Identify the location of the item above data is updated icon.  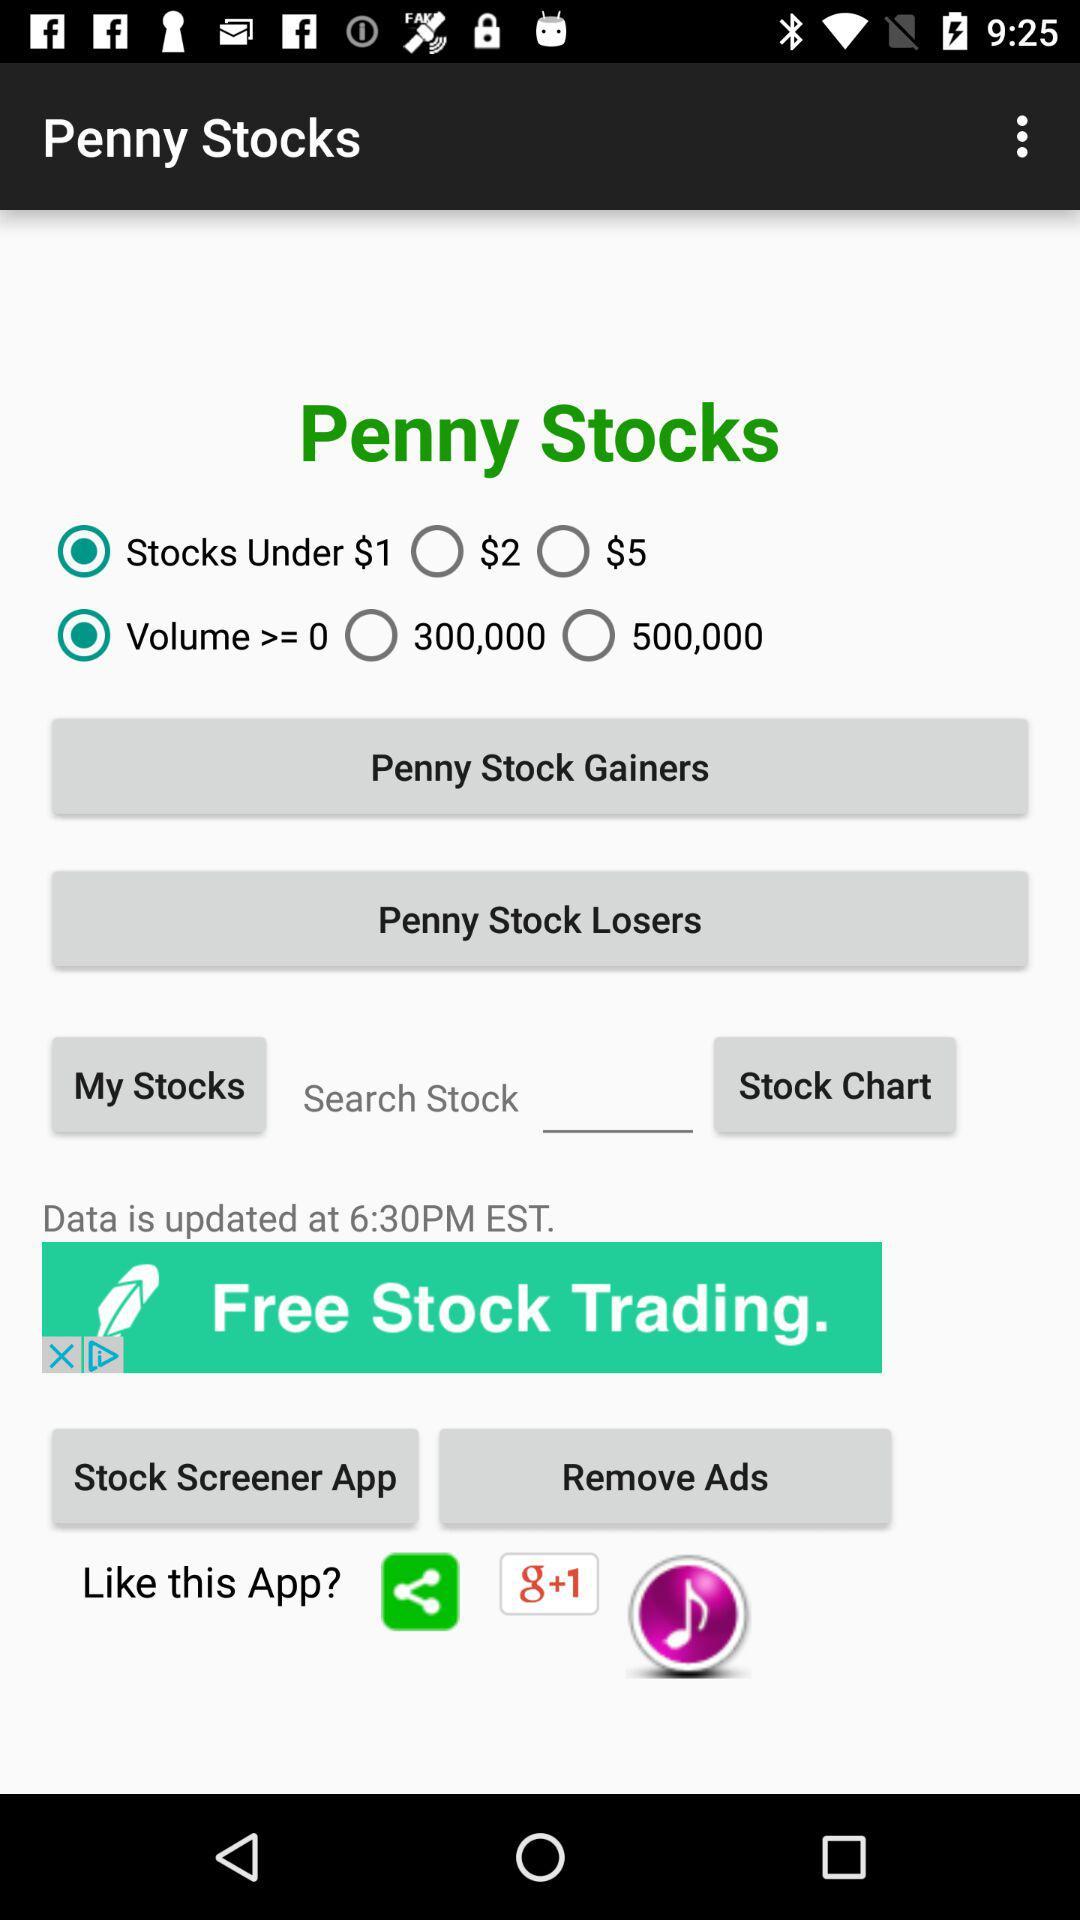
(158, 1083).